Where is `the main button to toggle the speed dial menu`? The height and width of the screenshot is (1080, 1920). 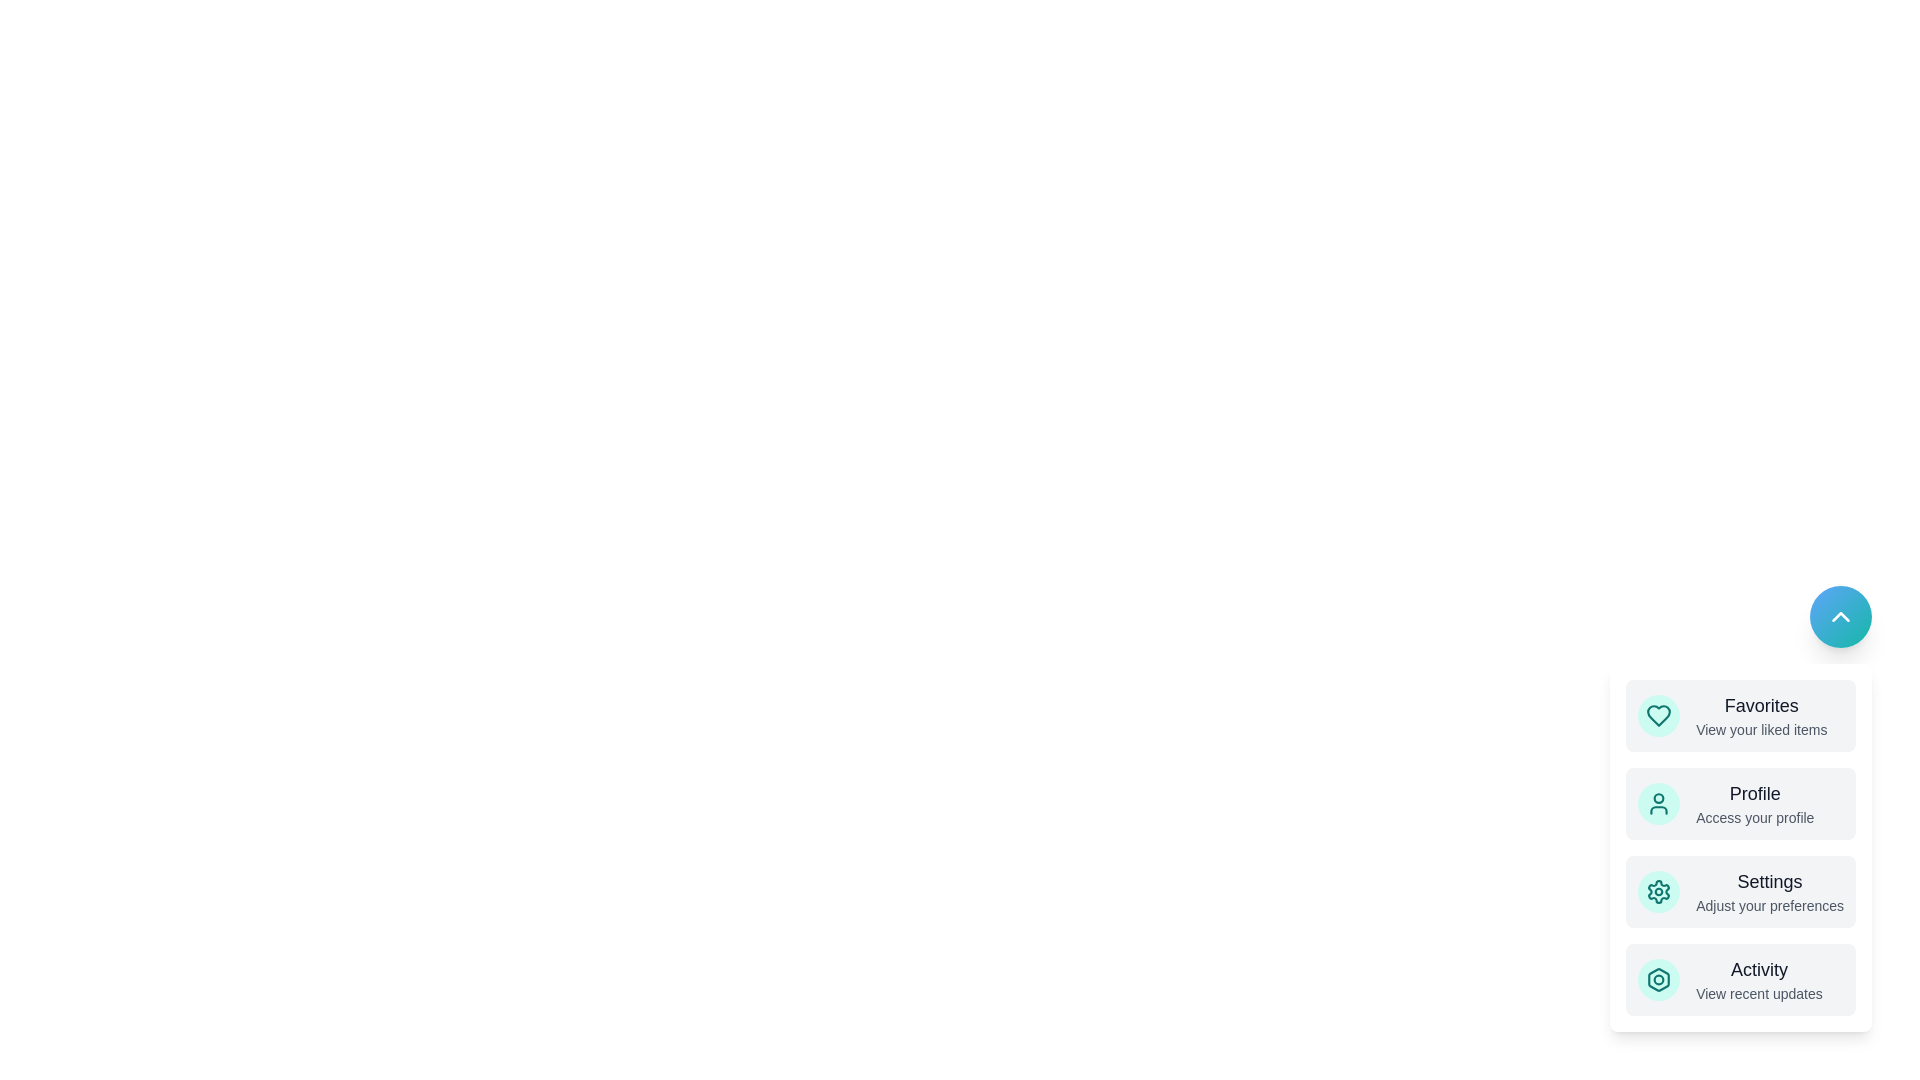
the main button to toggle the speed dial menu is located at coordinates (1840, 616).